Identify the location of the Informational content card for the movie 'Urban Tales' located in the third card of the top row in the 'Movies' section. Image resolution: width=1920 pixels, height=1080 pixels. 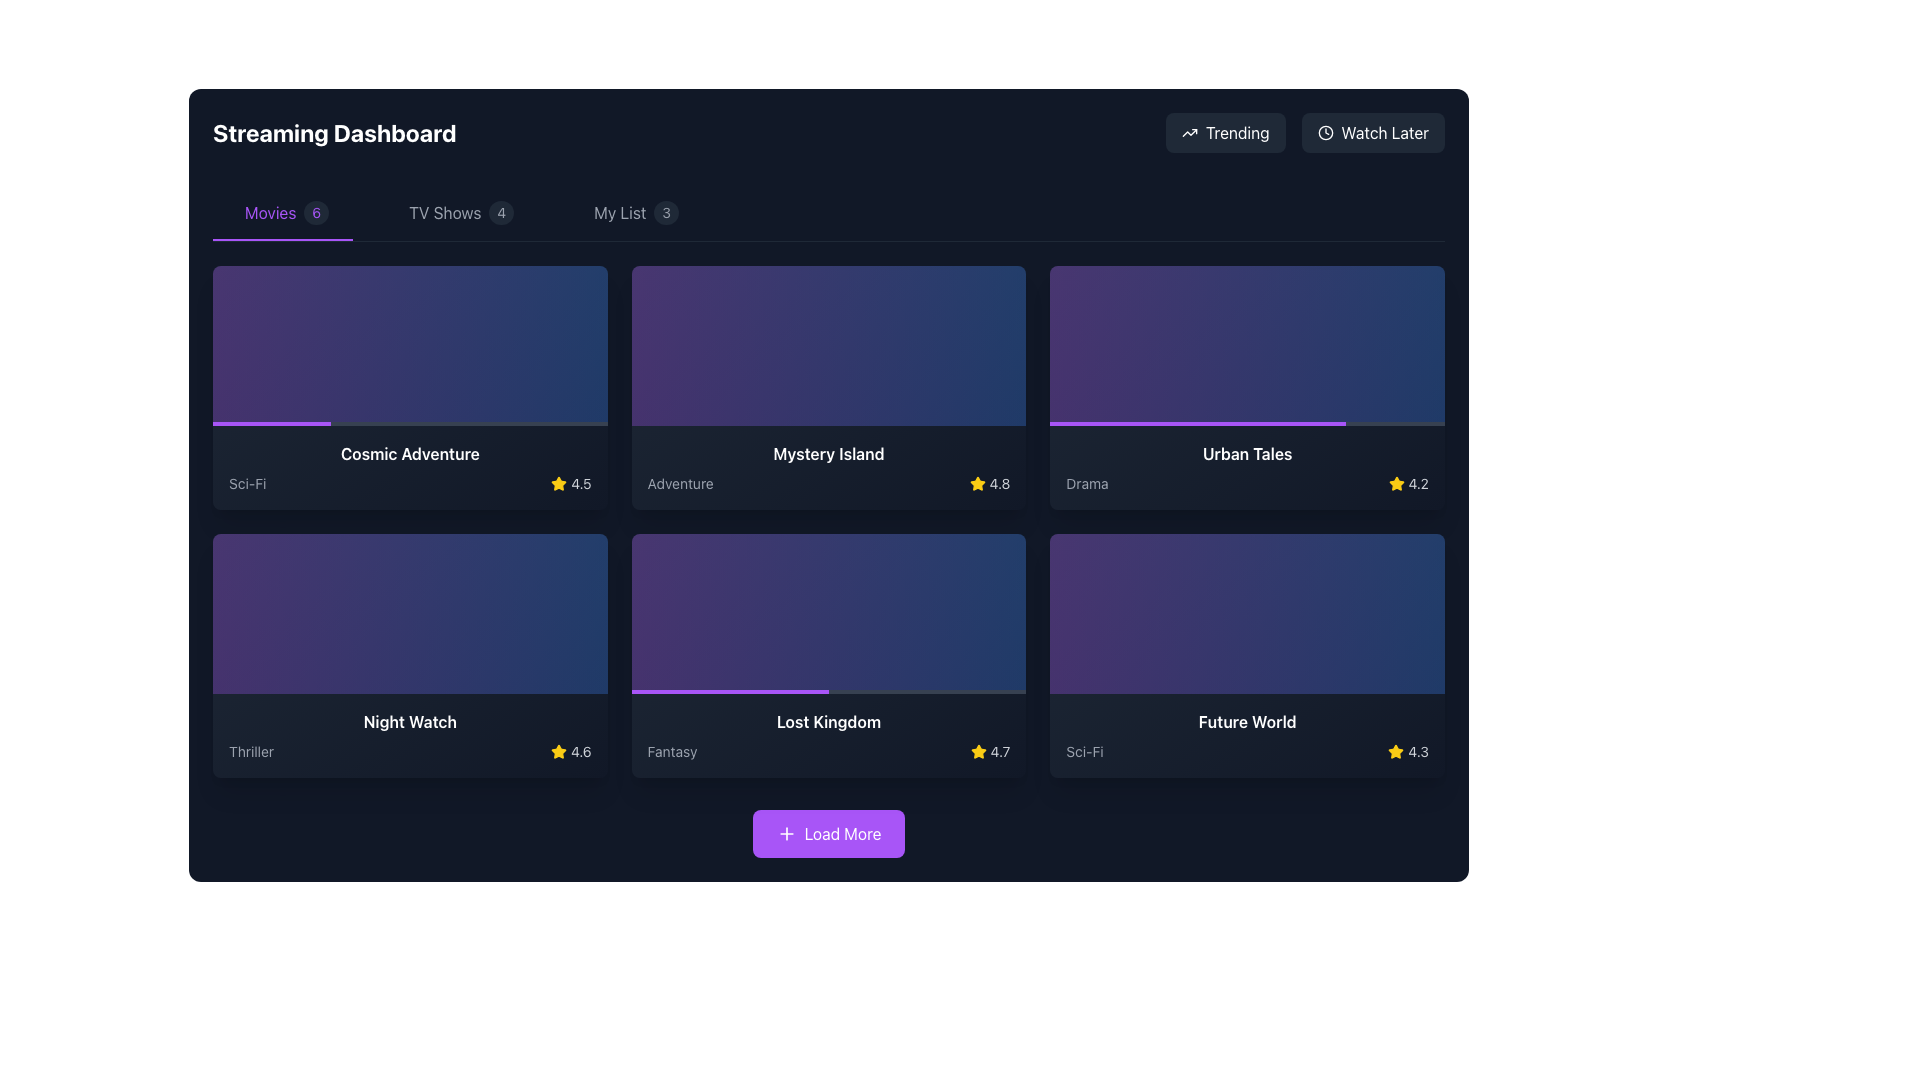
(1246, 388).